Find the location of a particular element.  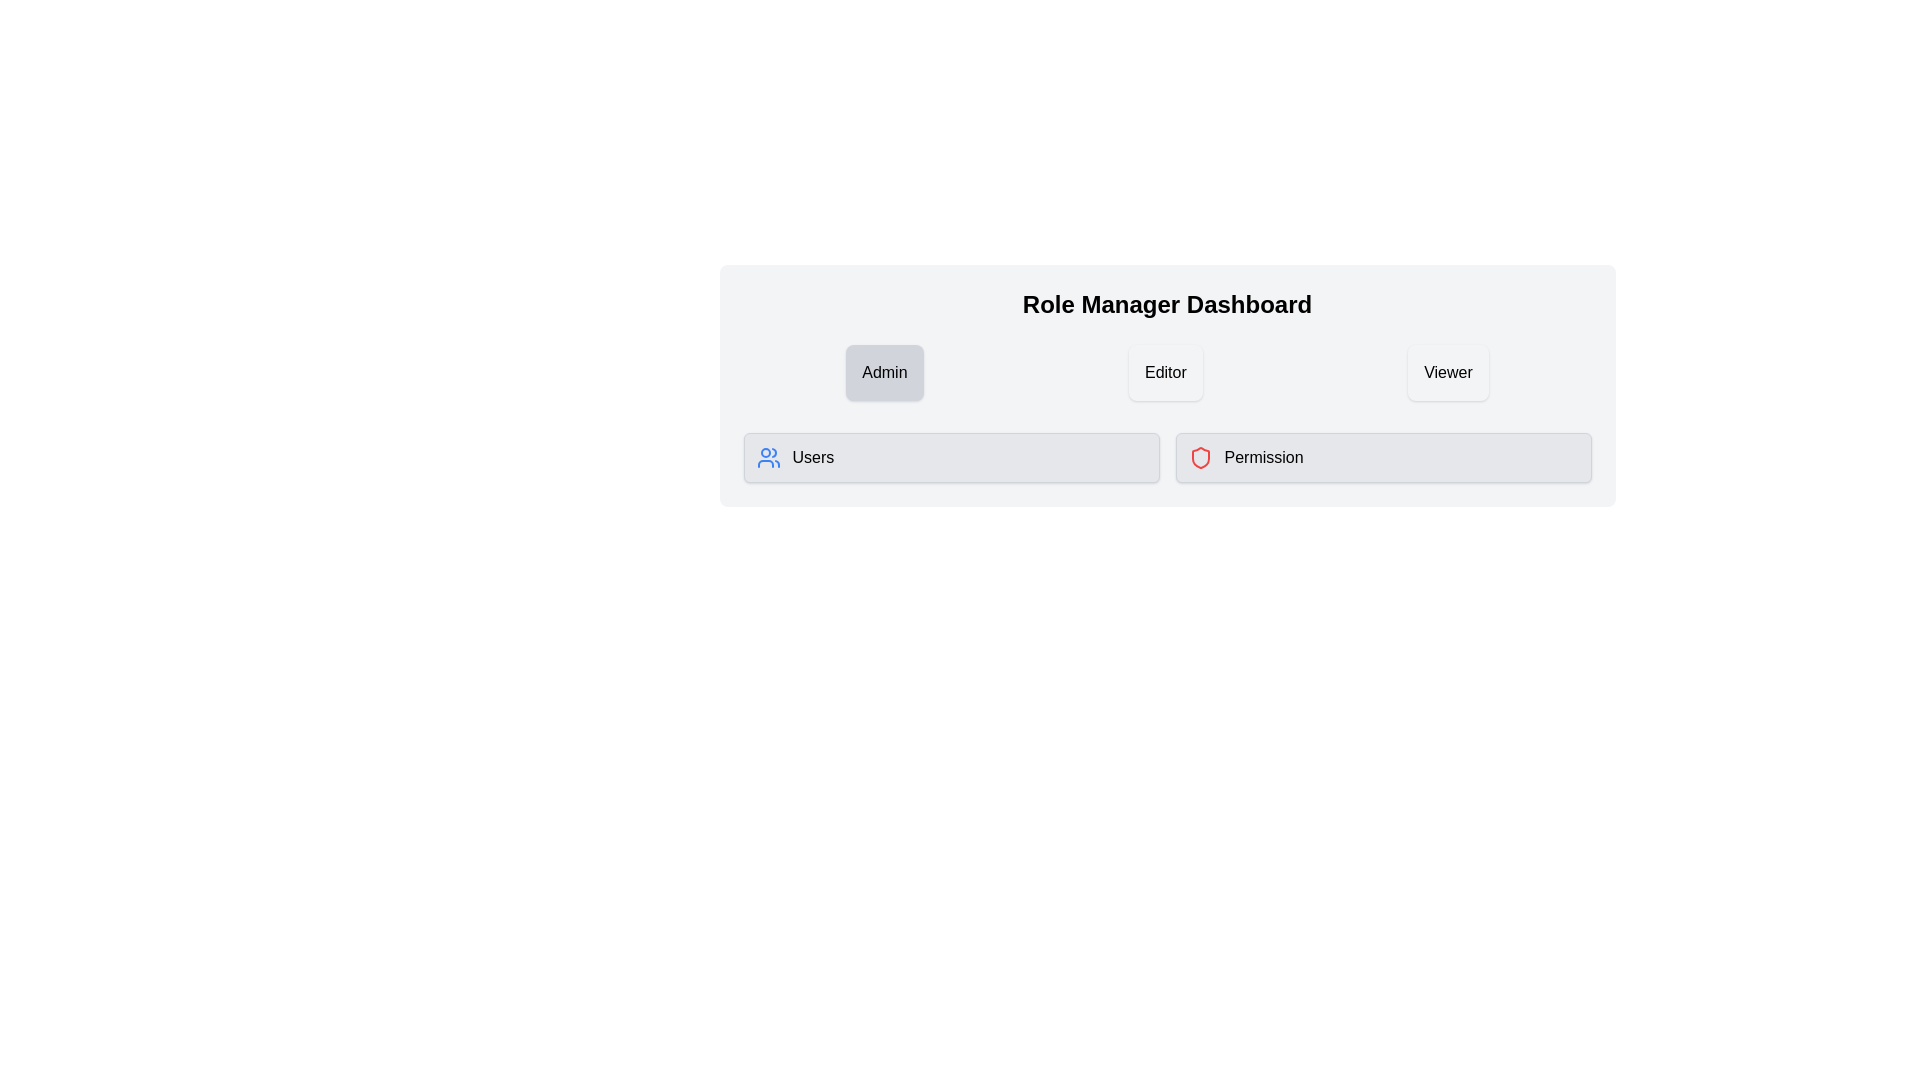

the first button in the grid layout that allows users is located at coordinates (950, 458).